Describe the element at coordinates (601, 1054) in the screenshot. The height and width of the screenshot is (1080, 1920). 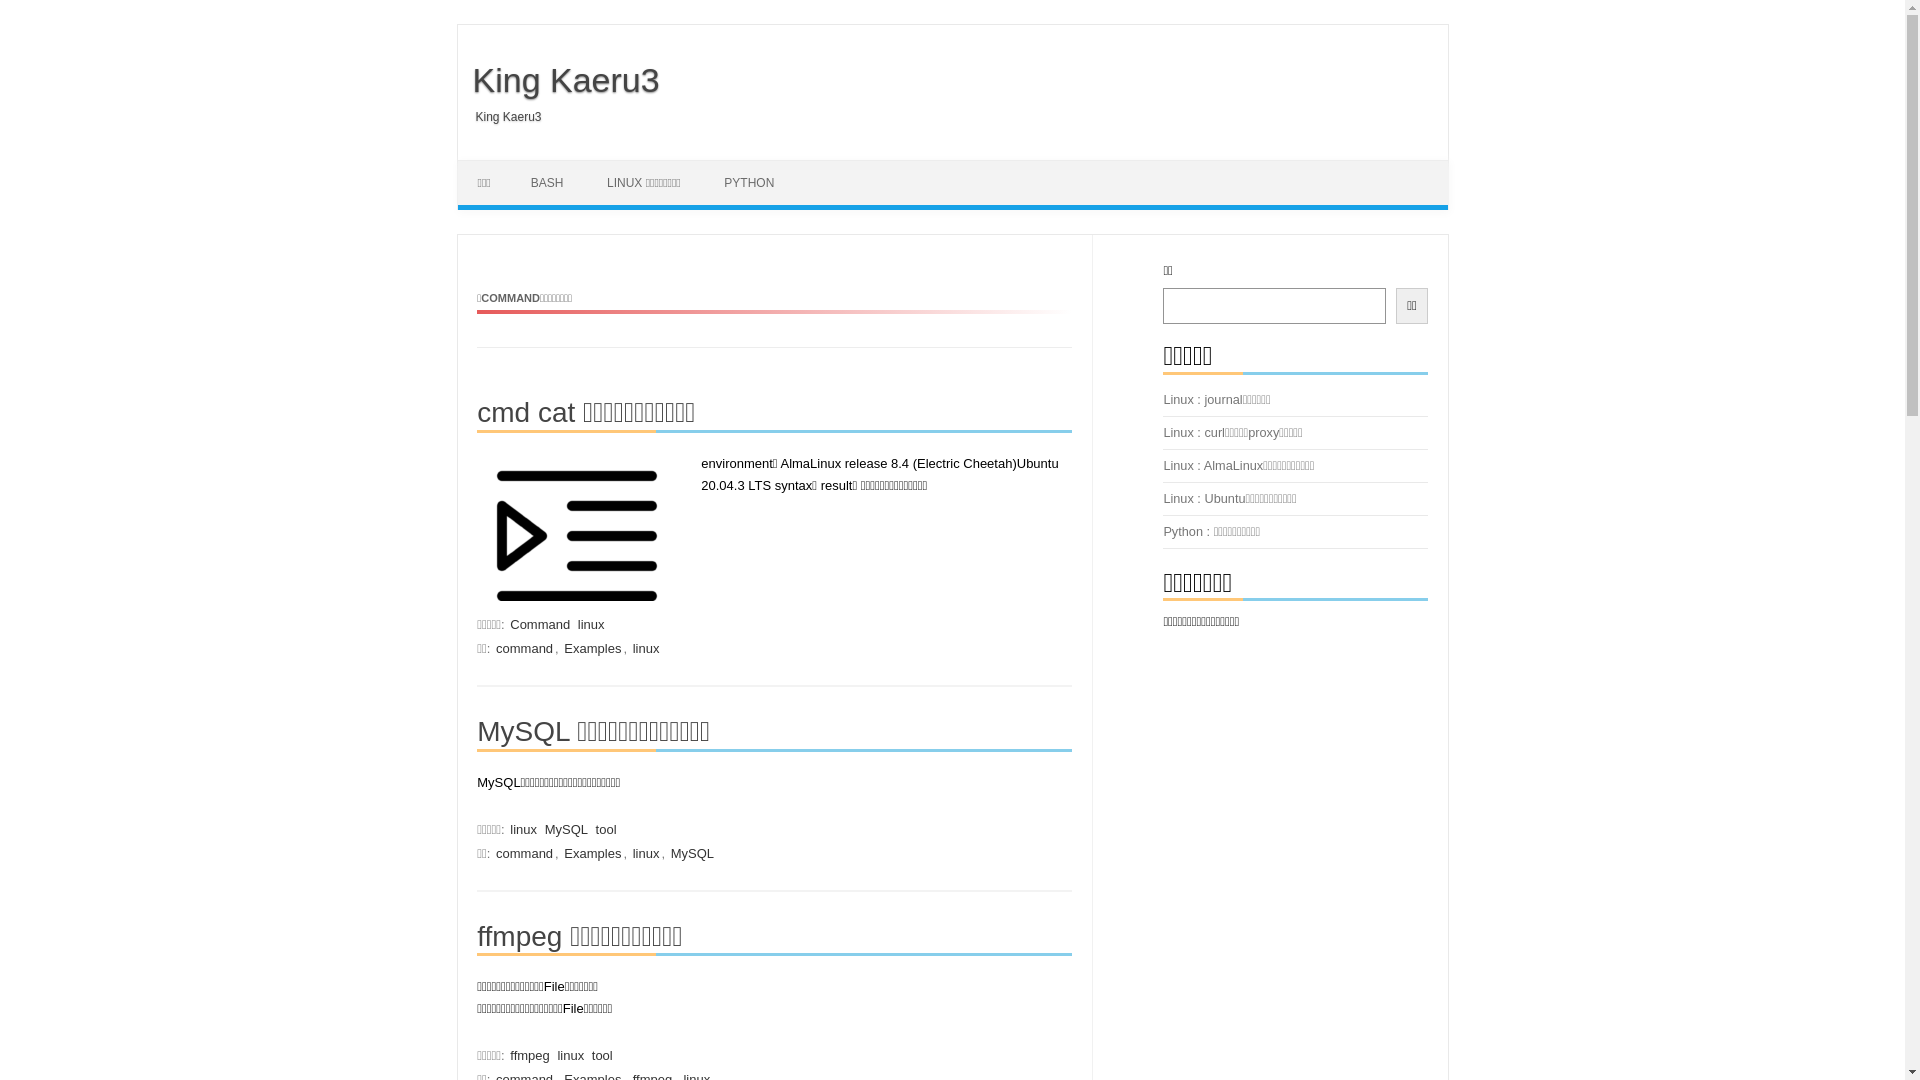
I see `'tool'` at that location.